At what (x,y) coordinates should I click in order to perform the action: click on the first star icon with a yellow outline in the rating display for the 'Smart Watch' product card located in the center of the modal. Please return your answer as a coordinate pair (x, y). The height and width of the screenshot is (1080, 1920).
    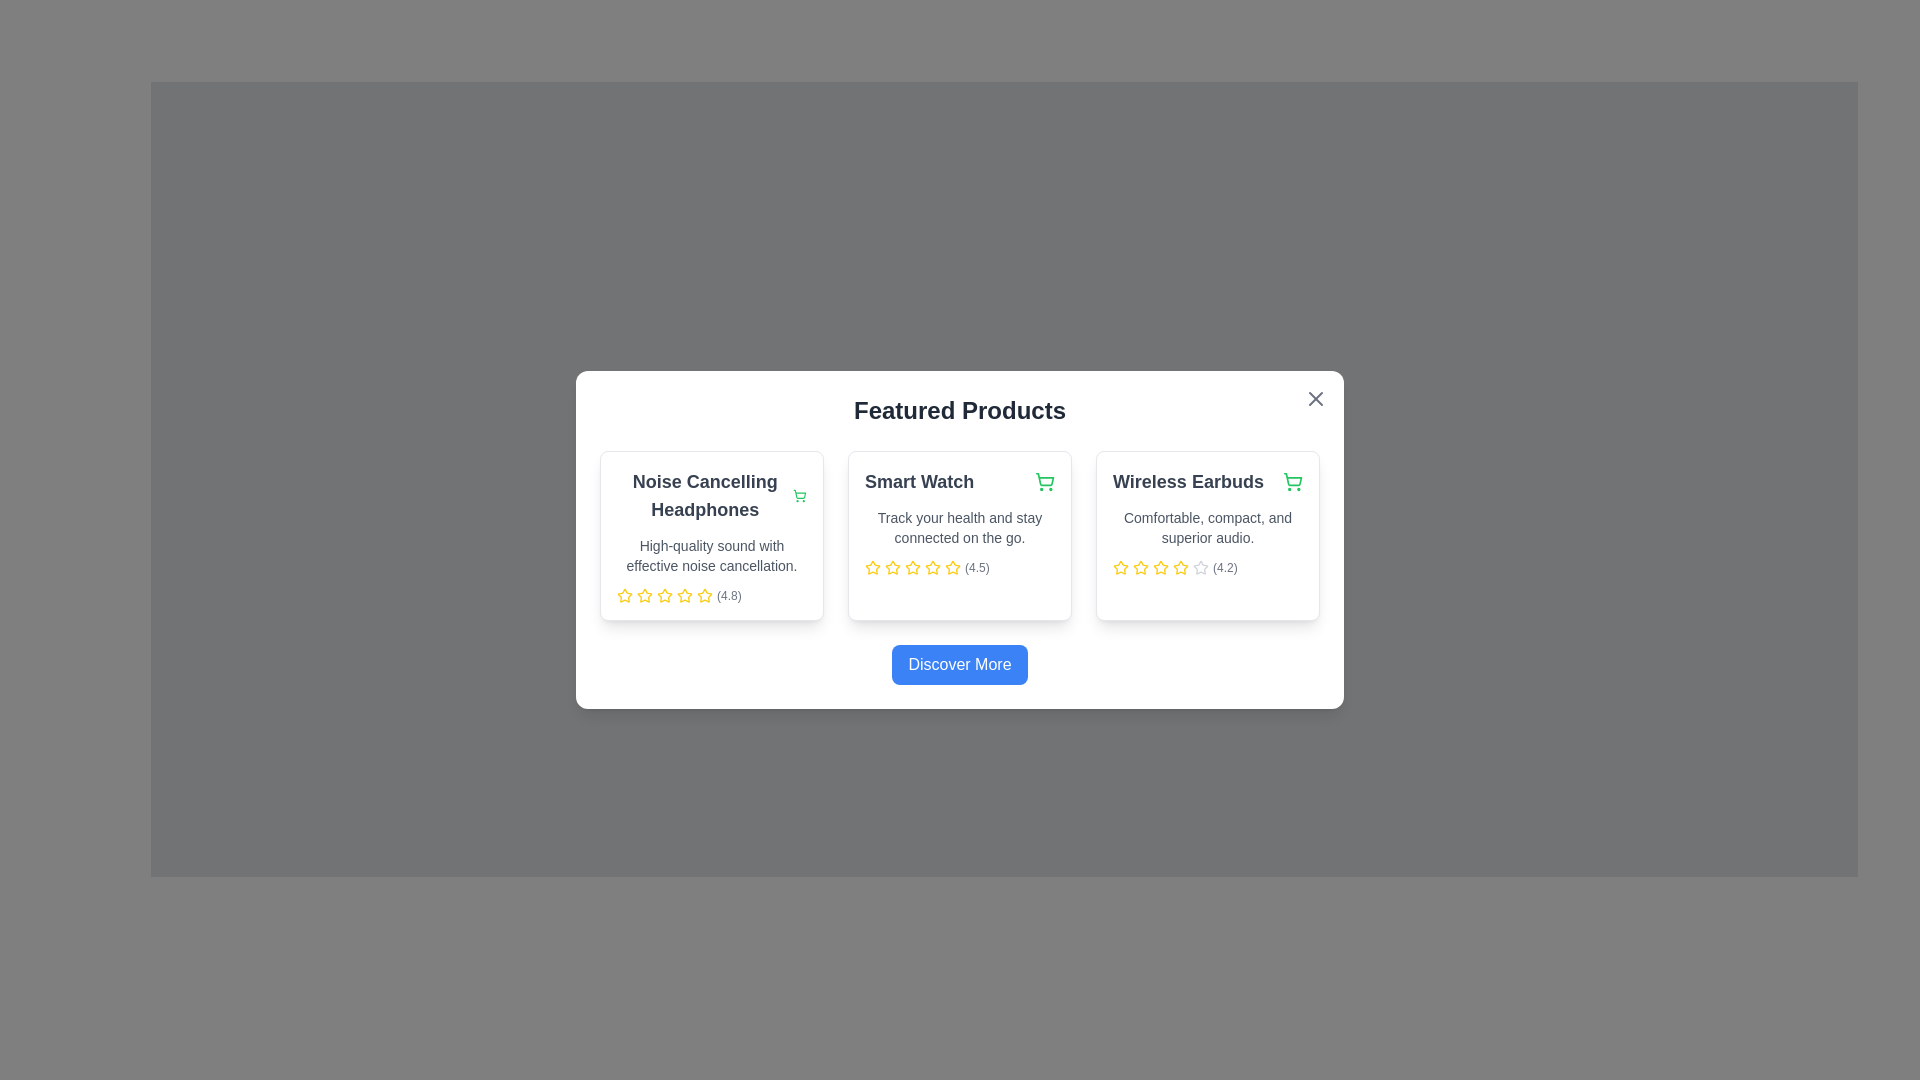
    Looking at the image, I should click on (873, 567).